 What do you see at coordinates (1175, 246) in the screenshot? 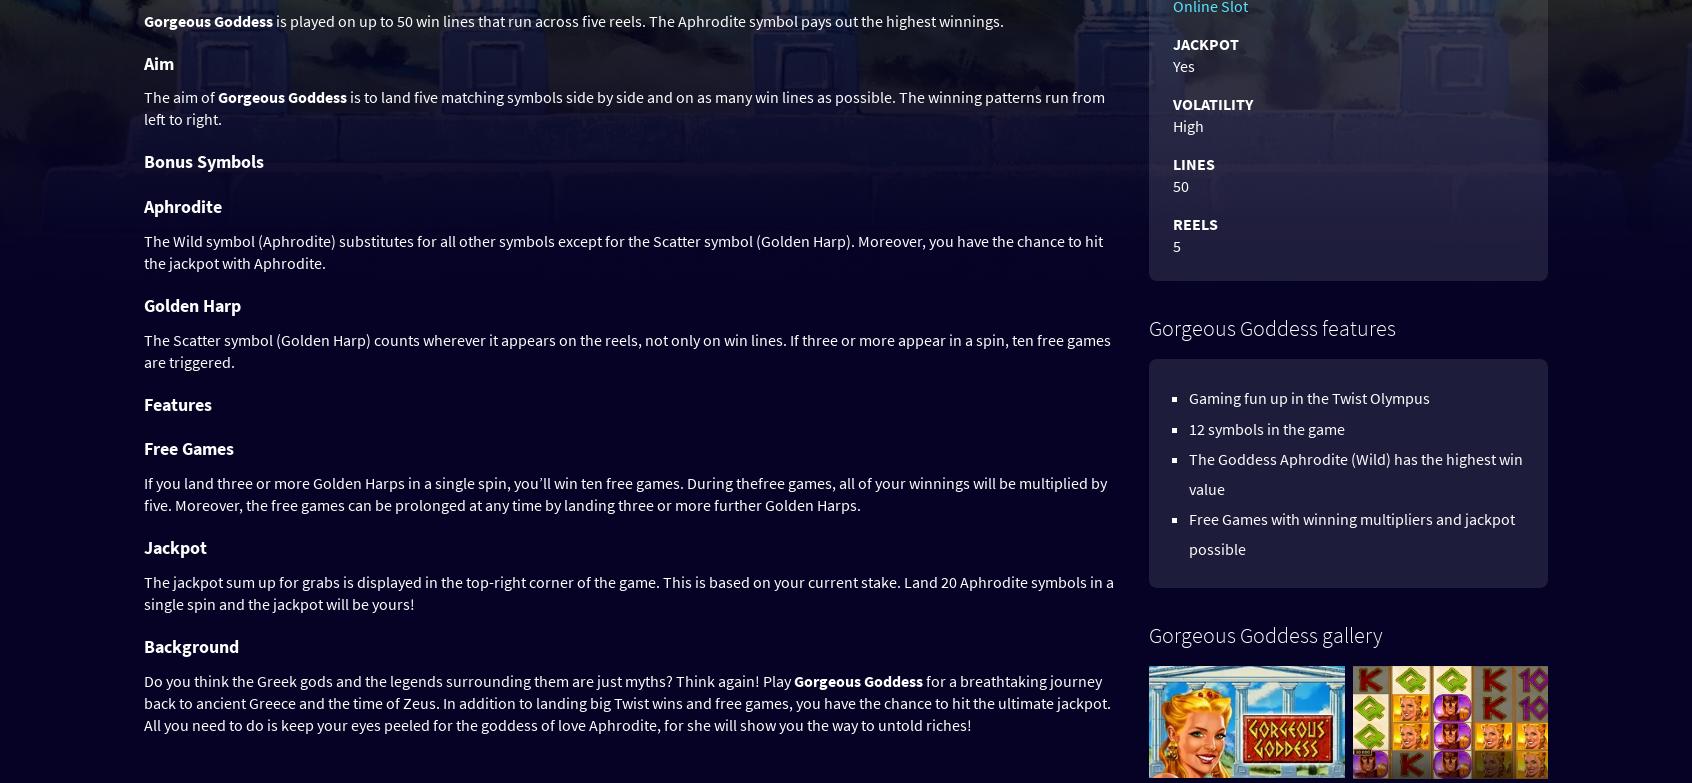
I see `'5'` at bounding box center [1175, 246].